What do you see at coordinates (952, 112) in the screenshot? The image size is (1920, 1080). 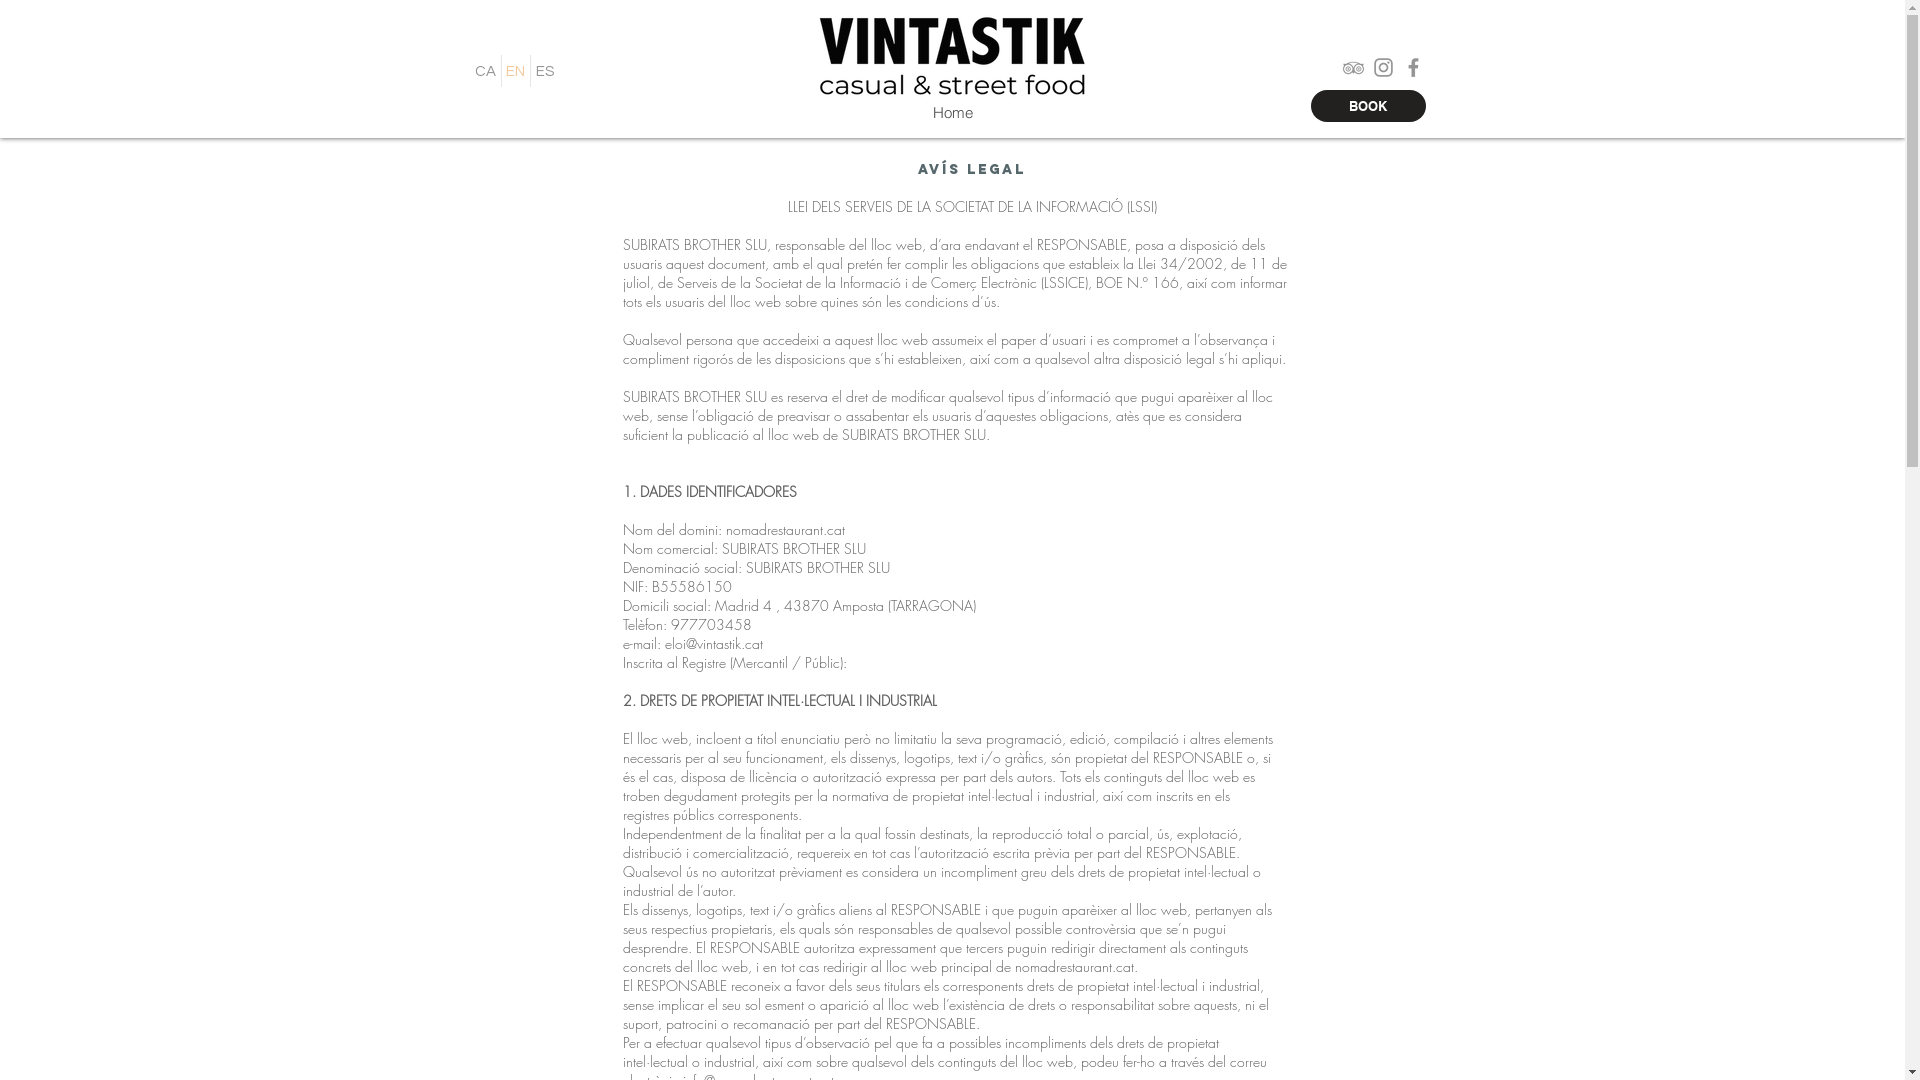 I see `'Home'` at bounding box center [952, 112].